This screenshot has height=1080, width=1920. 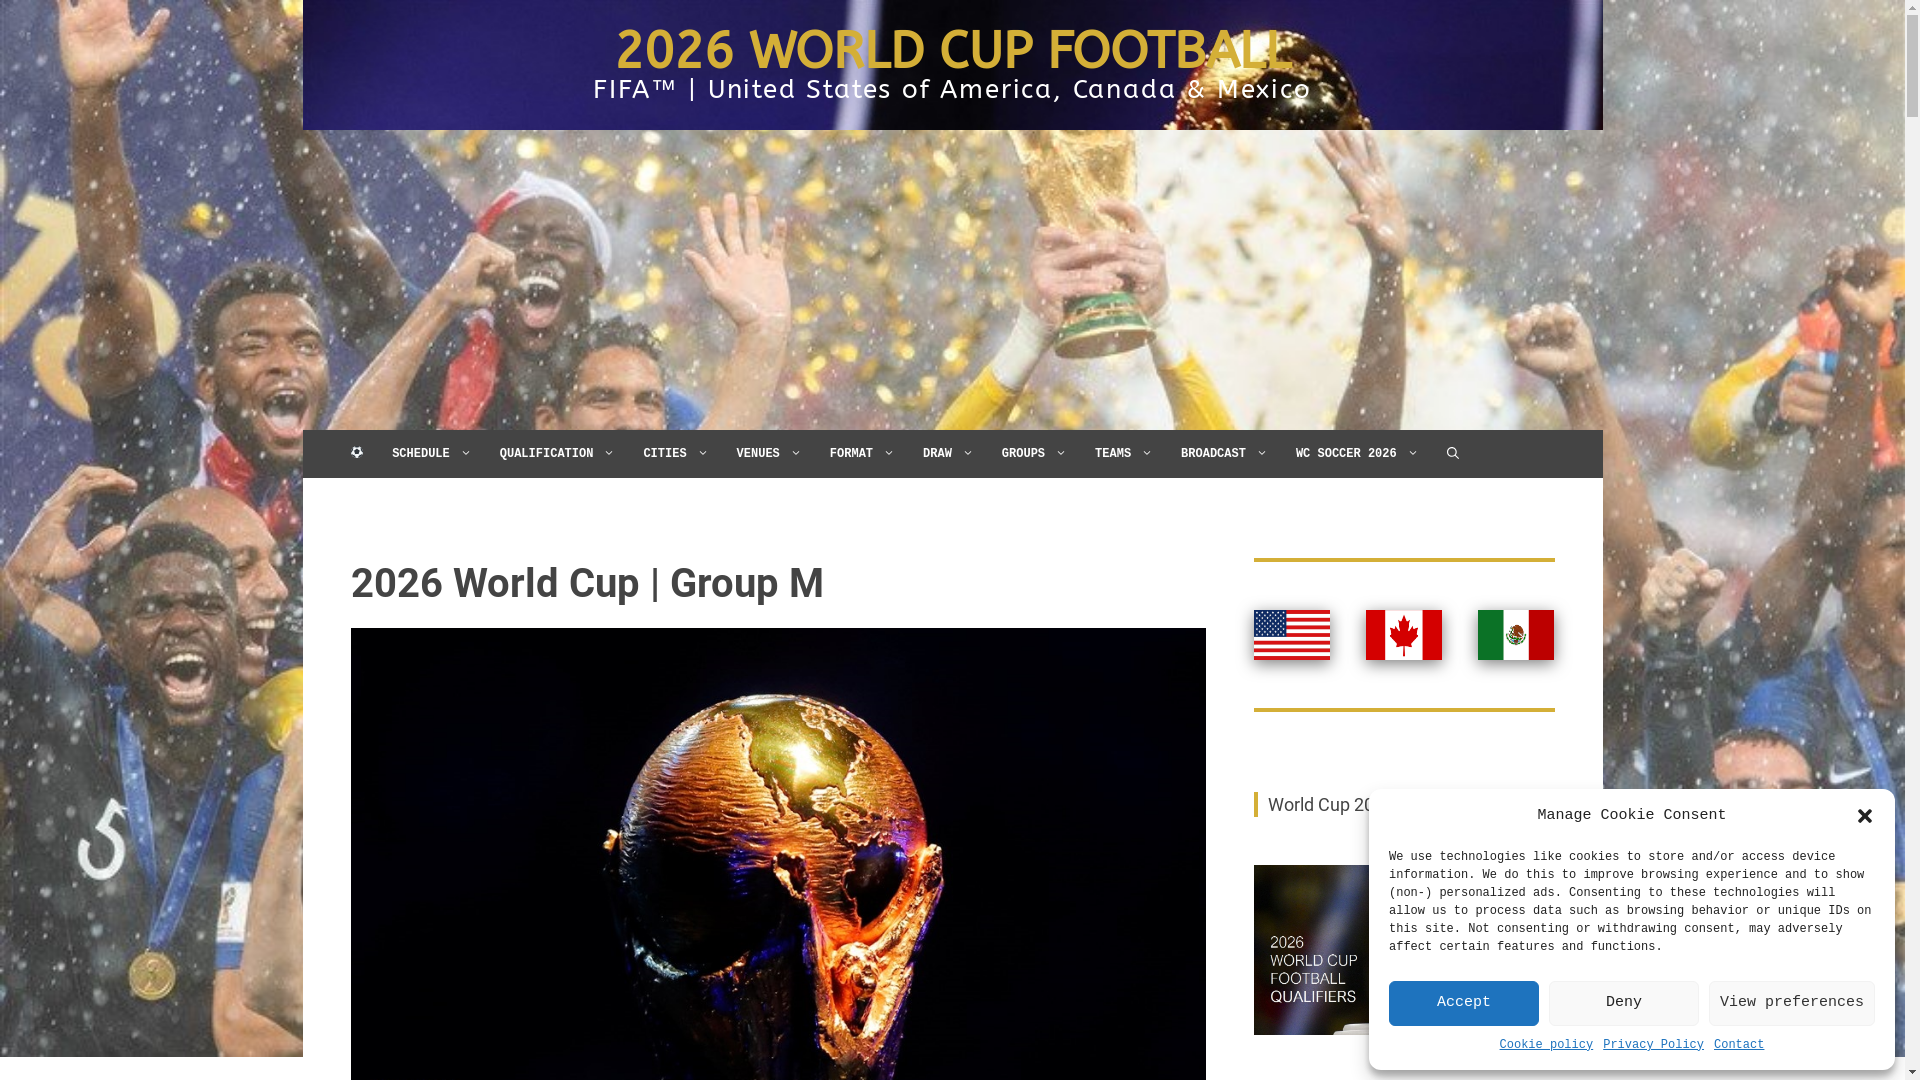 I want to click on 'TEAMS', so click(x=1079, y=454).